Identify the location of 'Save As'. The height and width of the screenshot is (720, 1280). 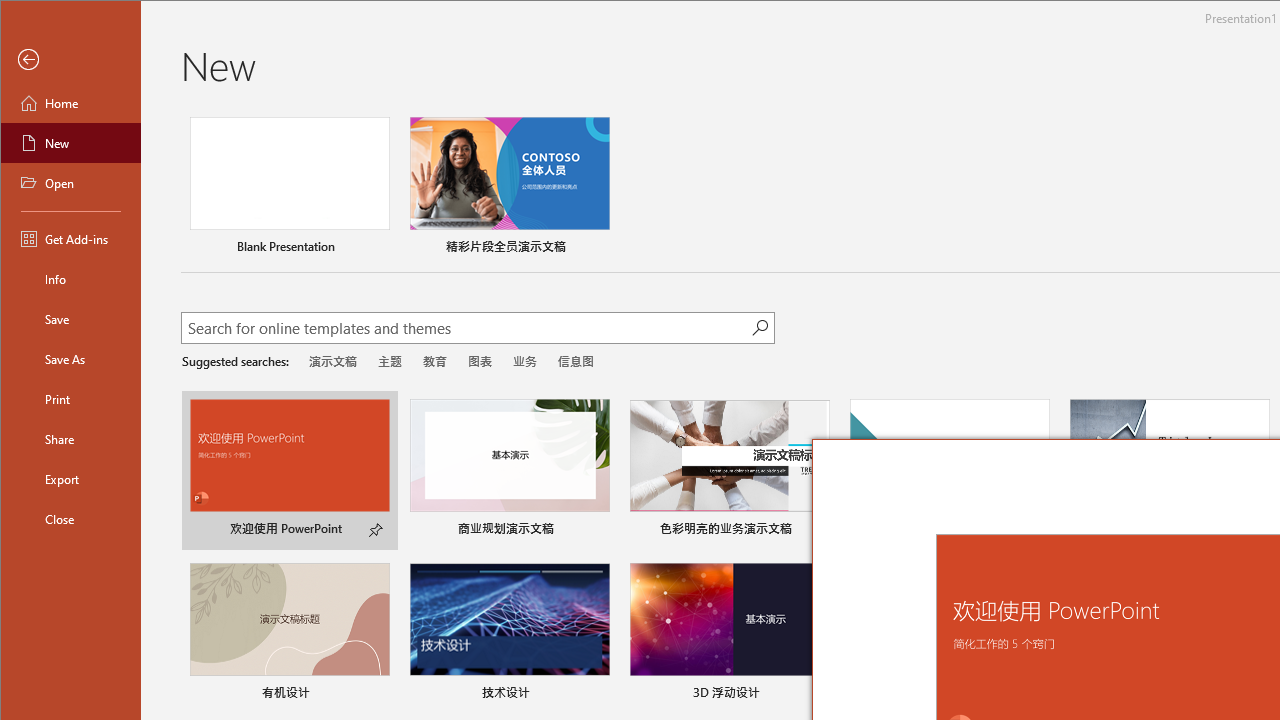
(71, 357).